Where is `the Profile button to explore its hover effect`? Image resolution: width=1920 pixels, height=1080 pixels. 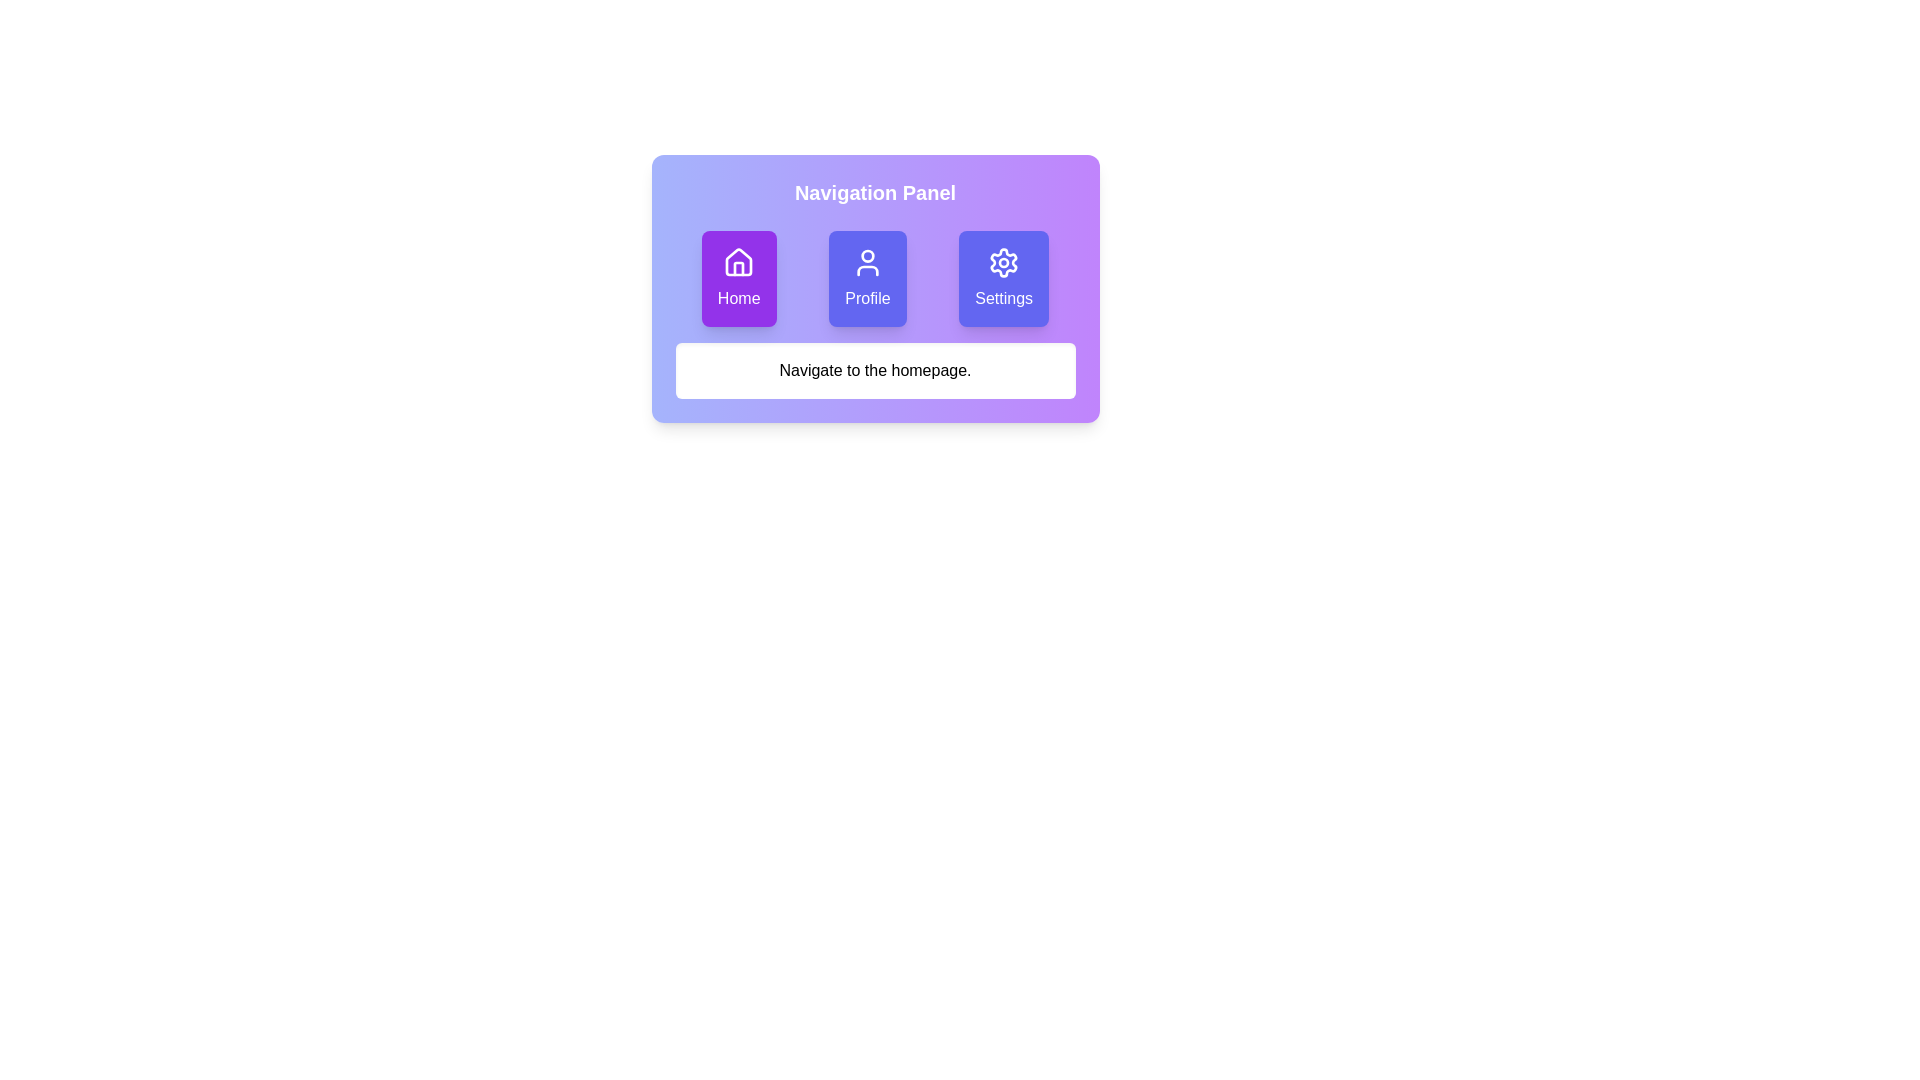 the Profile button to explore its hover effect is located at coordinates (867, 278).